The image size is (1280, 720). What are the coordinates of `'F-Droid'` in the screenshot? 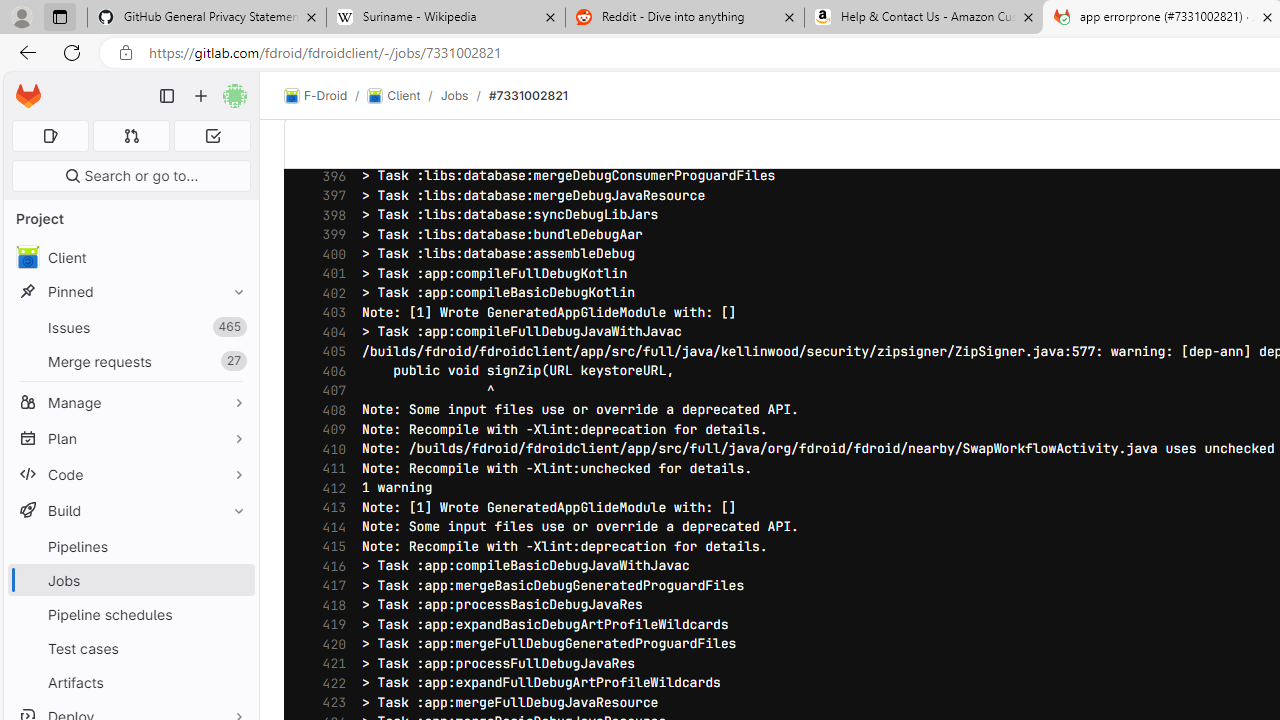 It's located at (315, 96).